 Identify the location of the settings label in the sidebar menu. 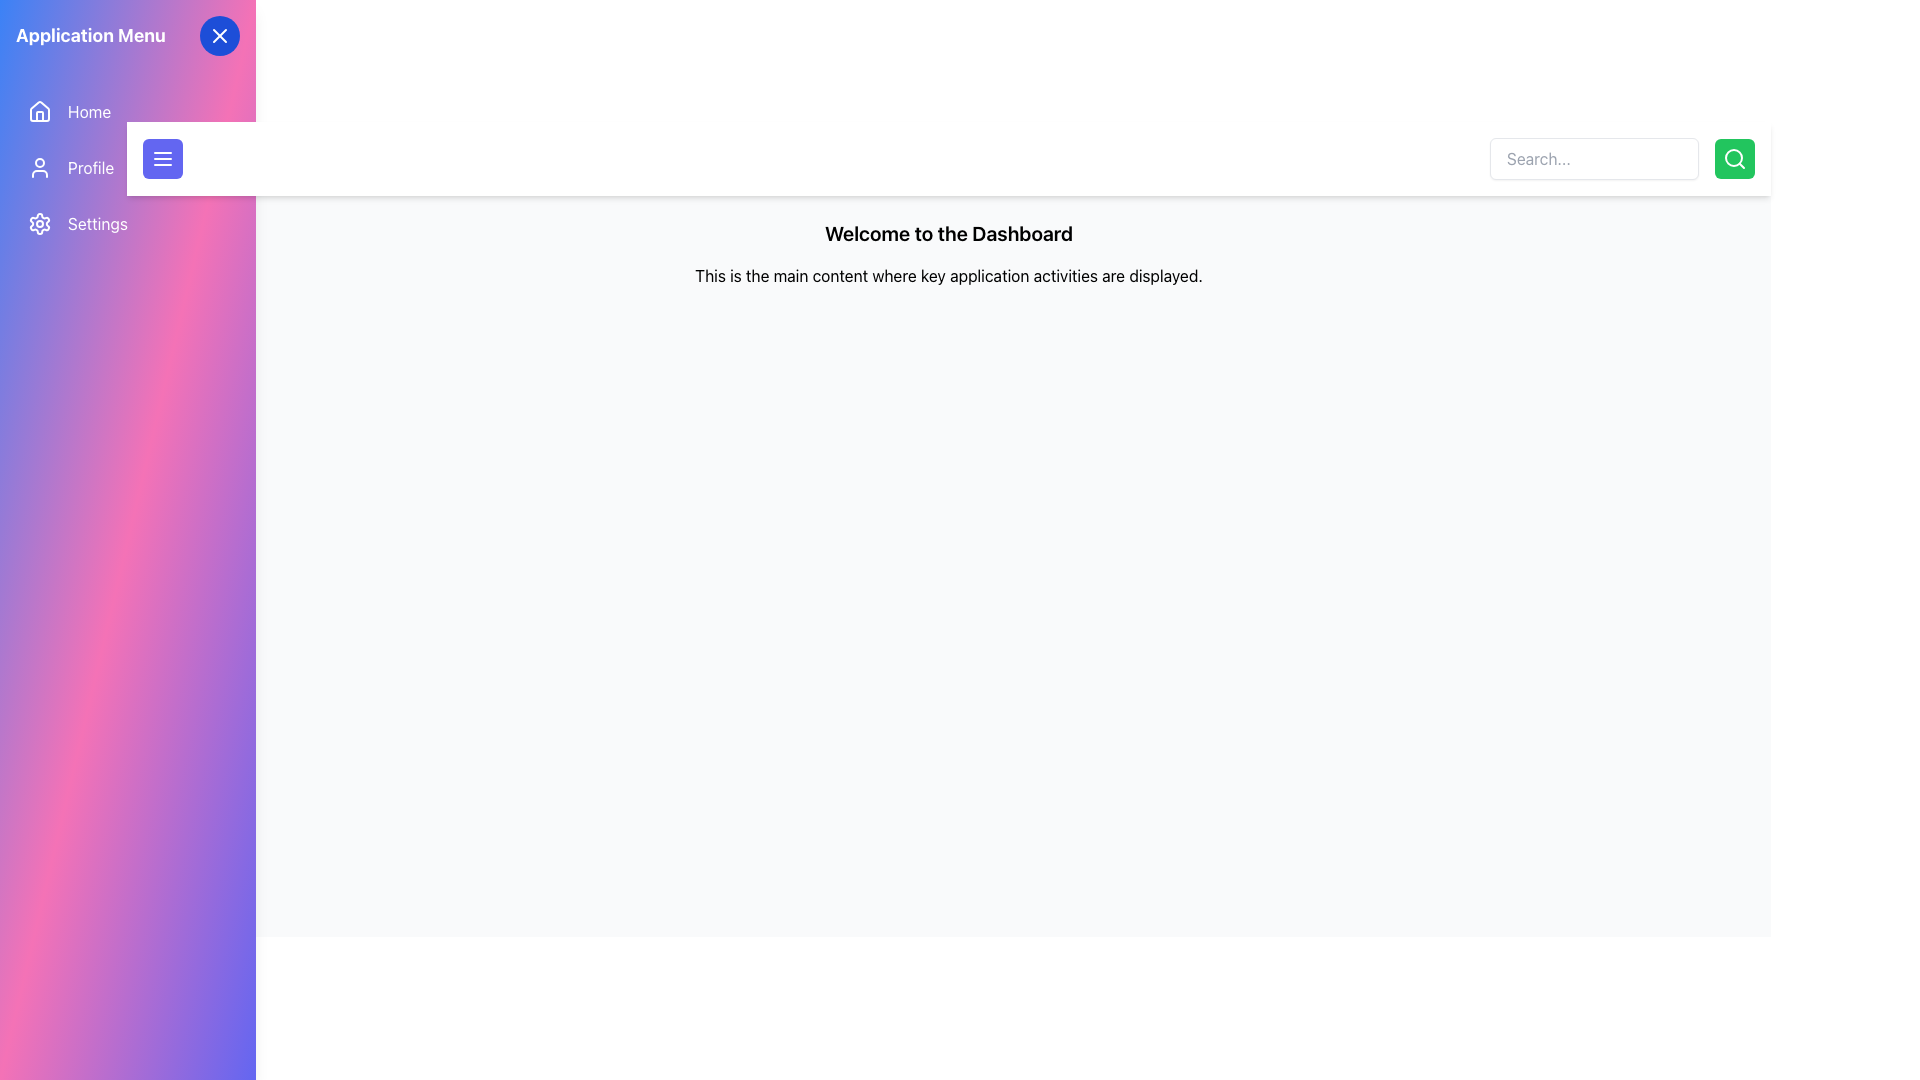
(96, 223).